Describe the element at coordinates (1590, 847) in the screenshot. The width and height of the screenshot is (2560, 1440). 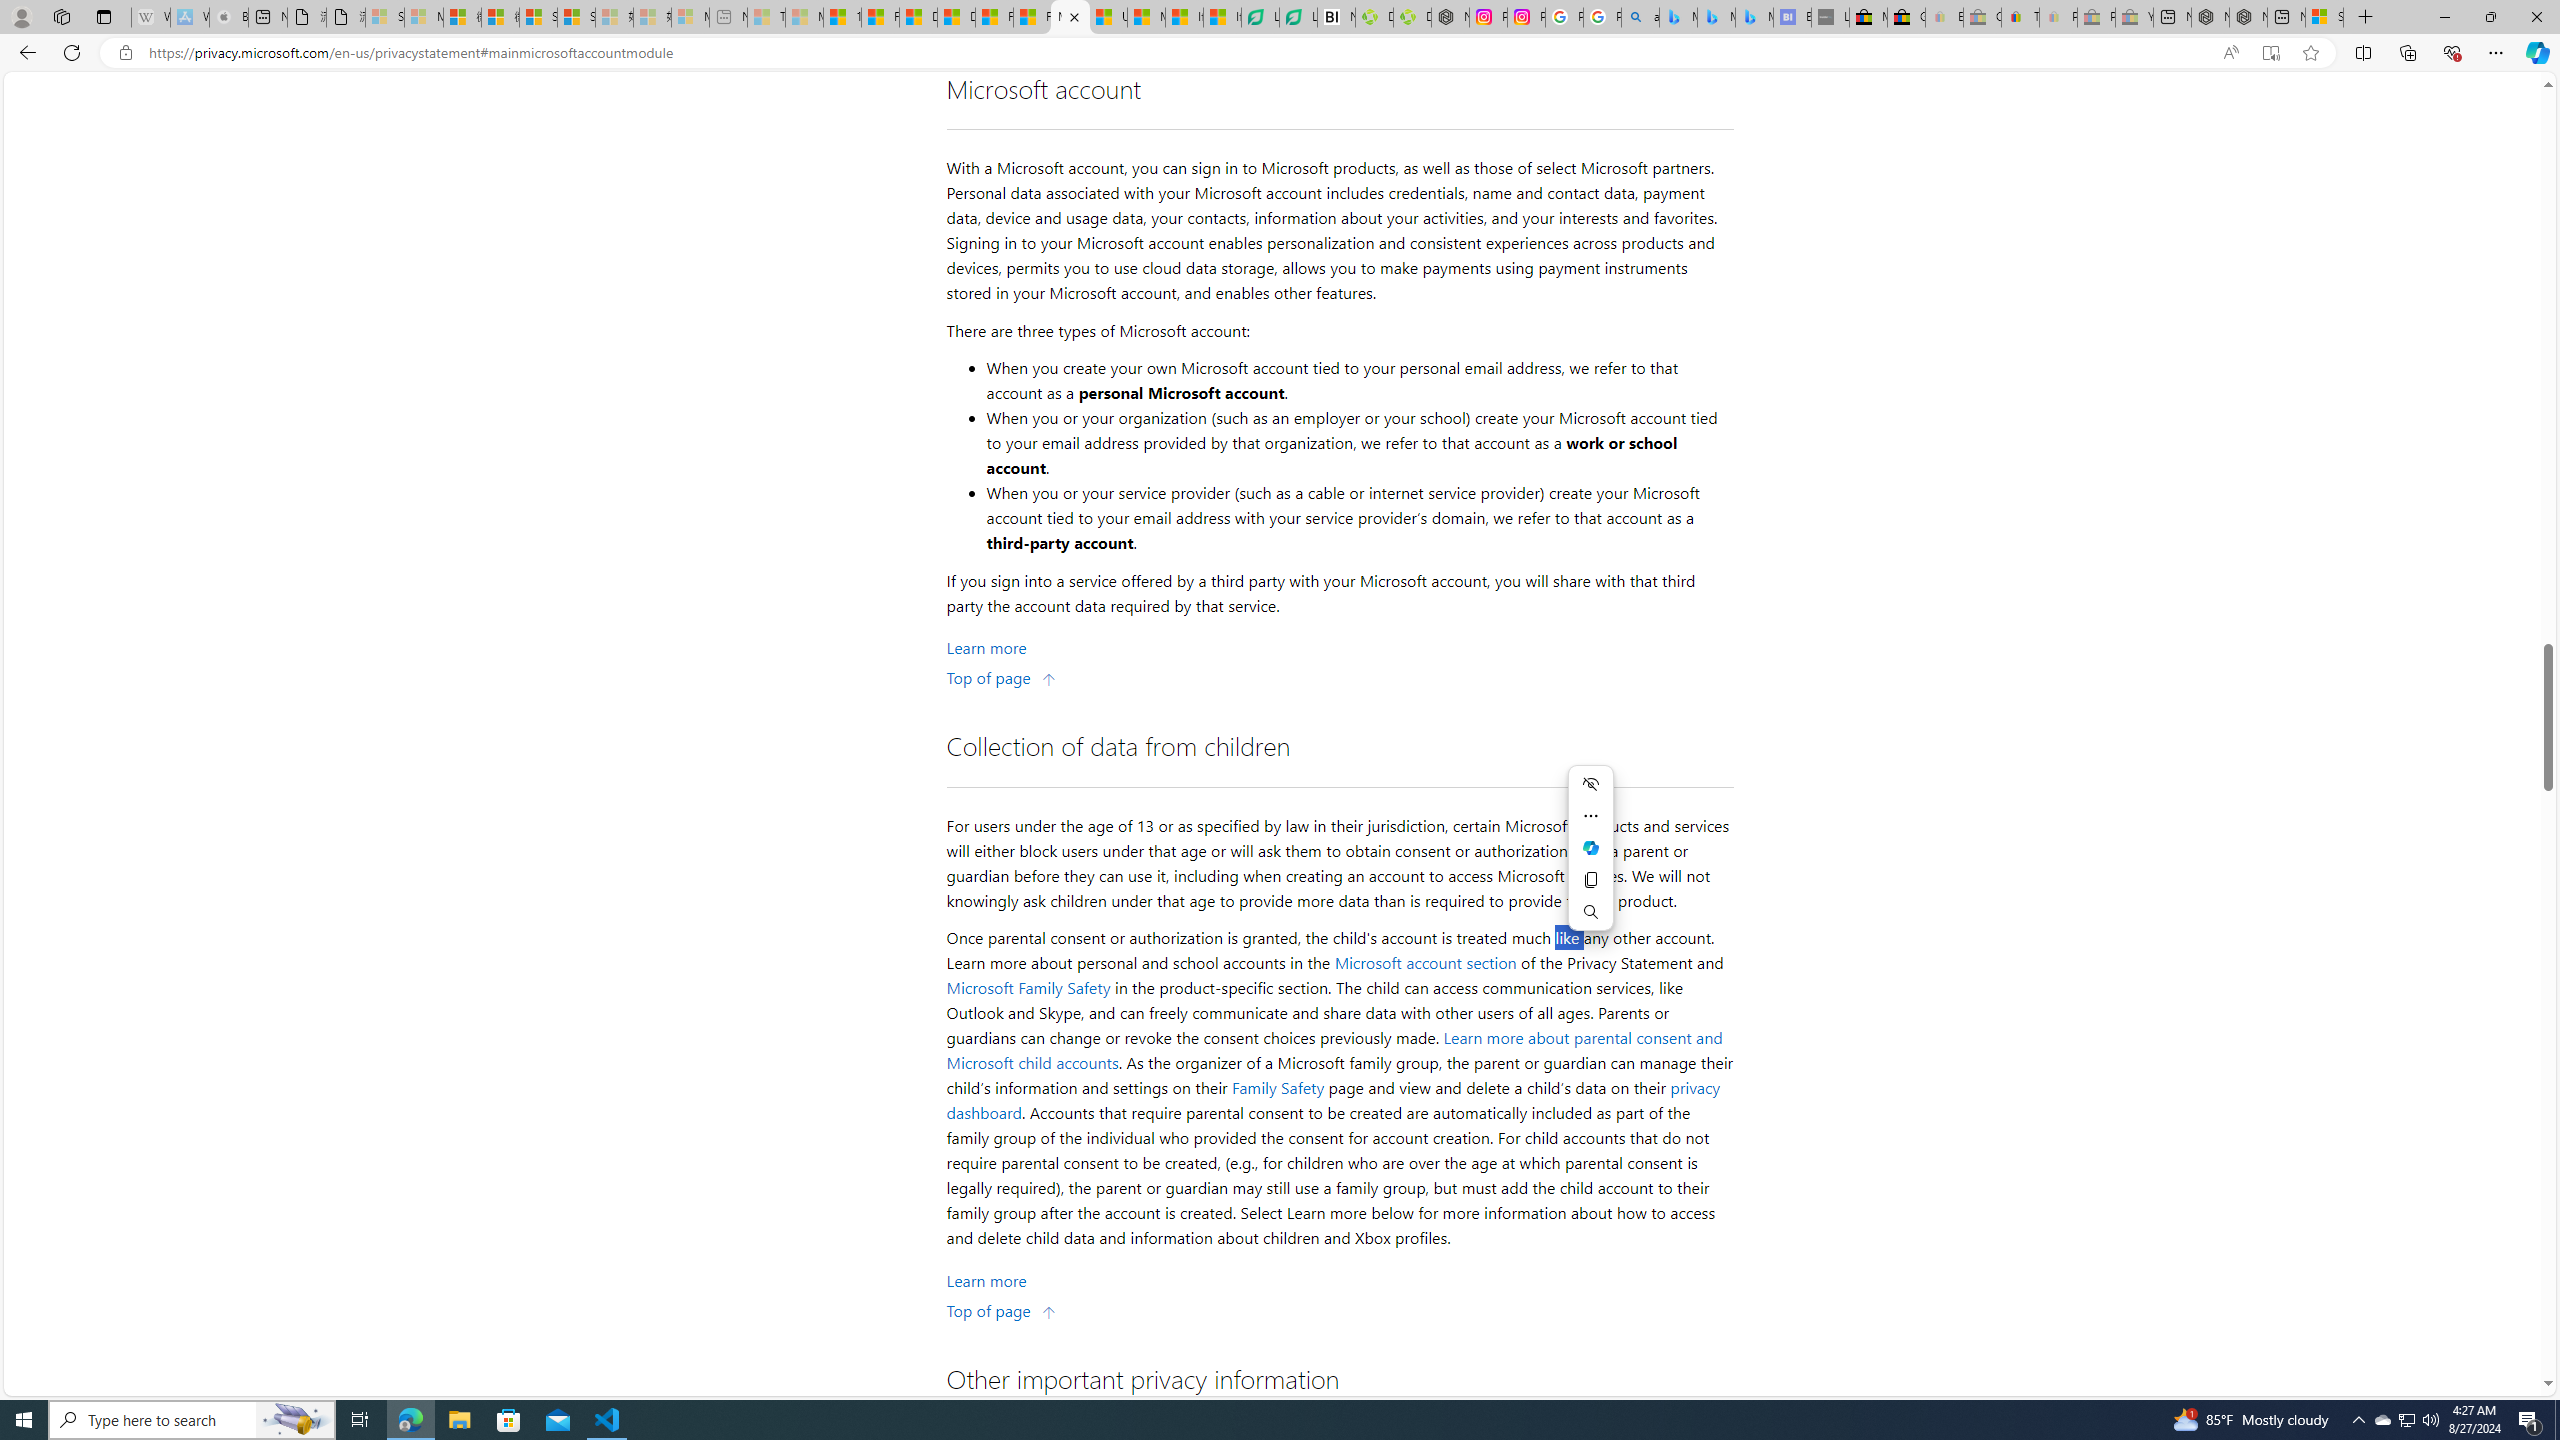
I see `'Mini menu on text selection'` at that location.